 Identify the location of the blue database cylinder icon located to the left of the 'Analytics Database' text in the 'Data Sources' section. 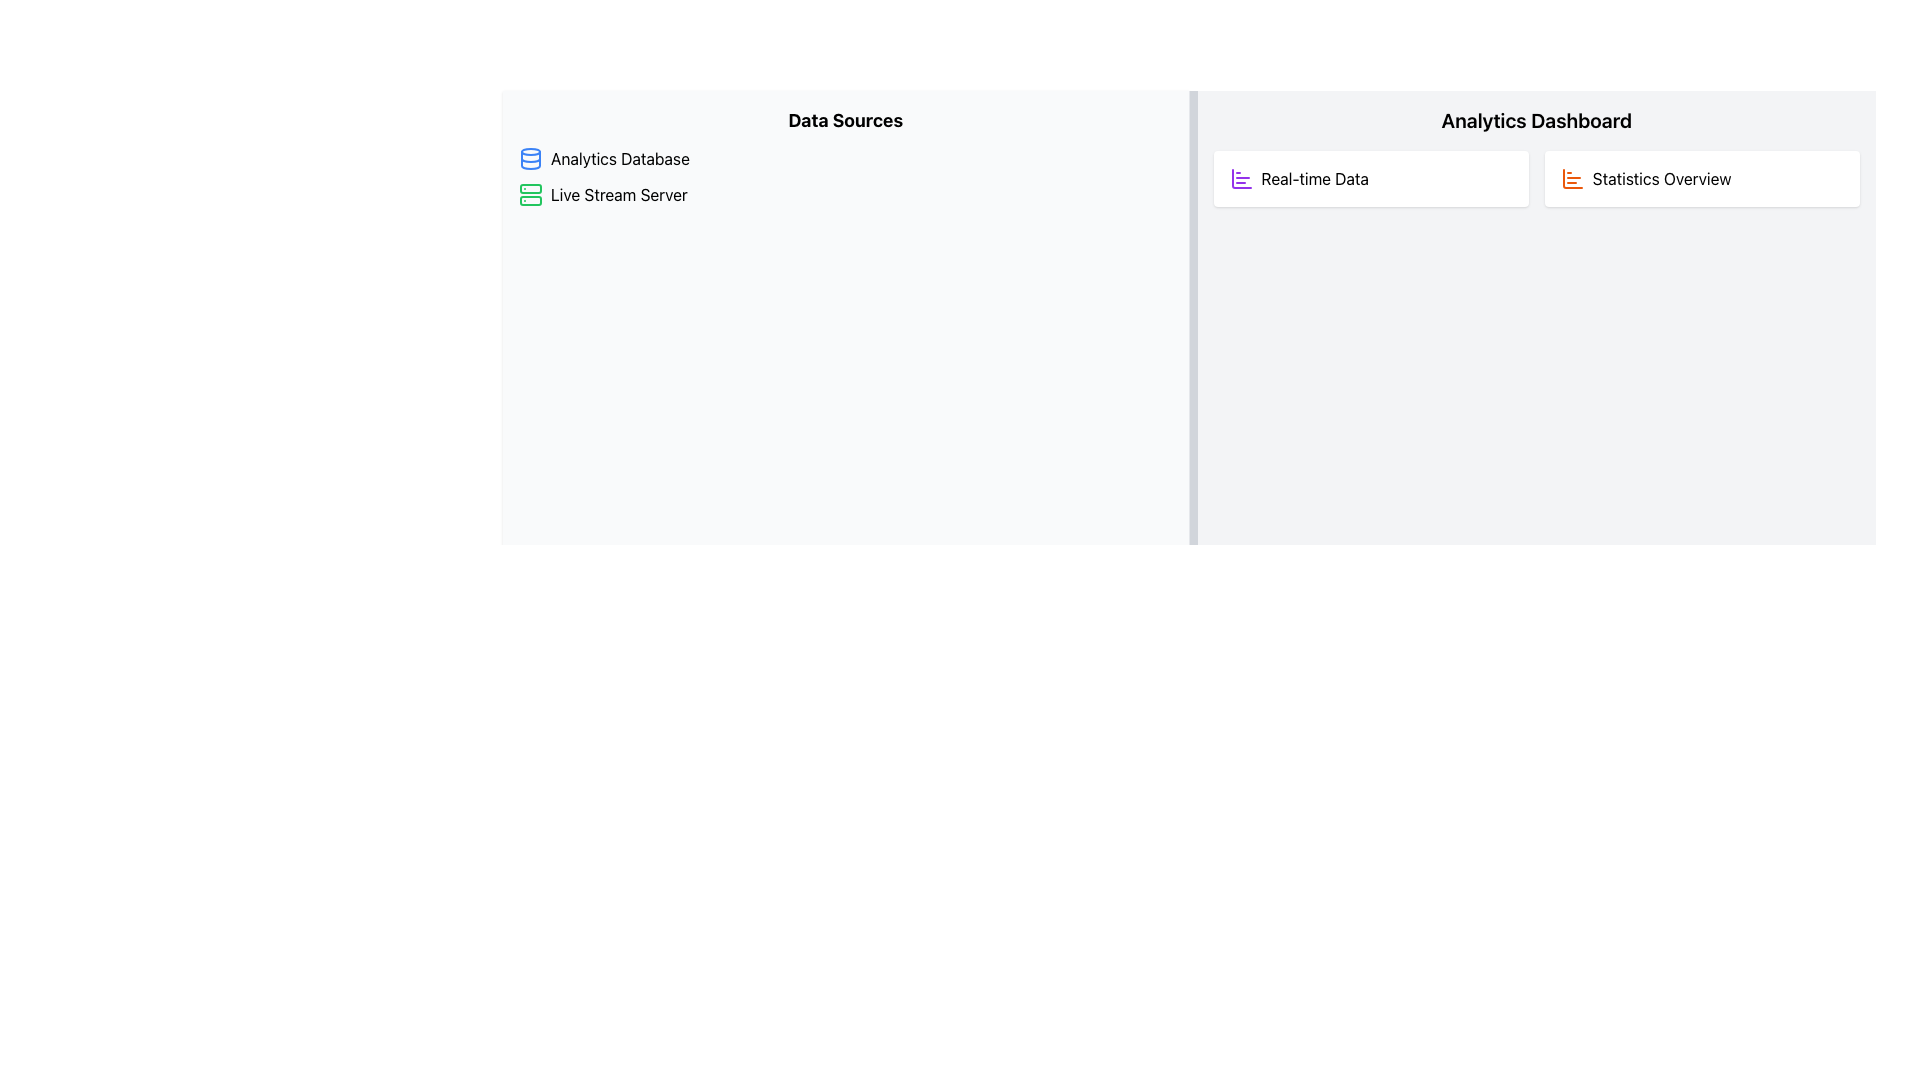
(531, 157).